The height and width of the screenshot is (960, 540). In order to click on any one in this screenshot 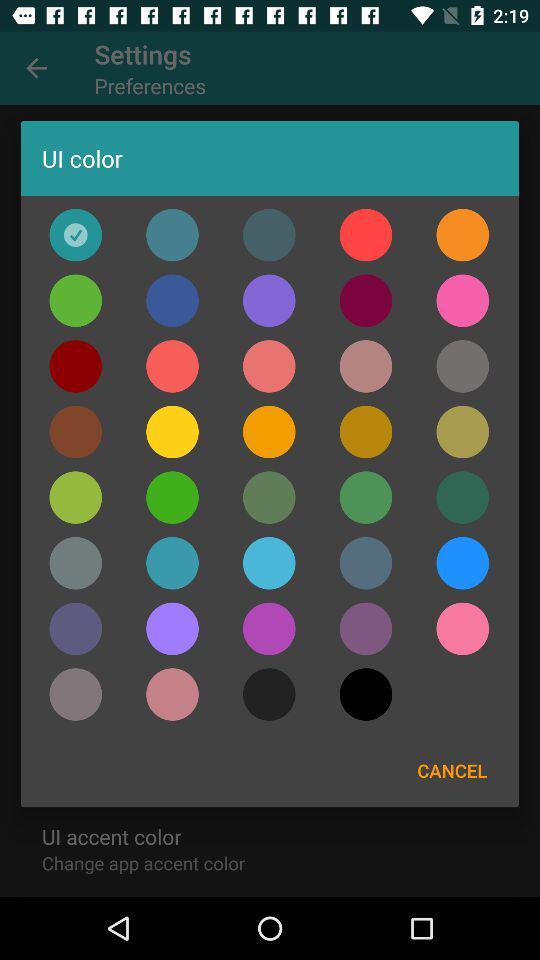, I will do `click(74, 235)`.